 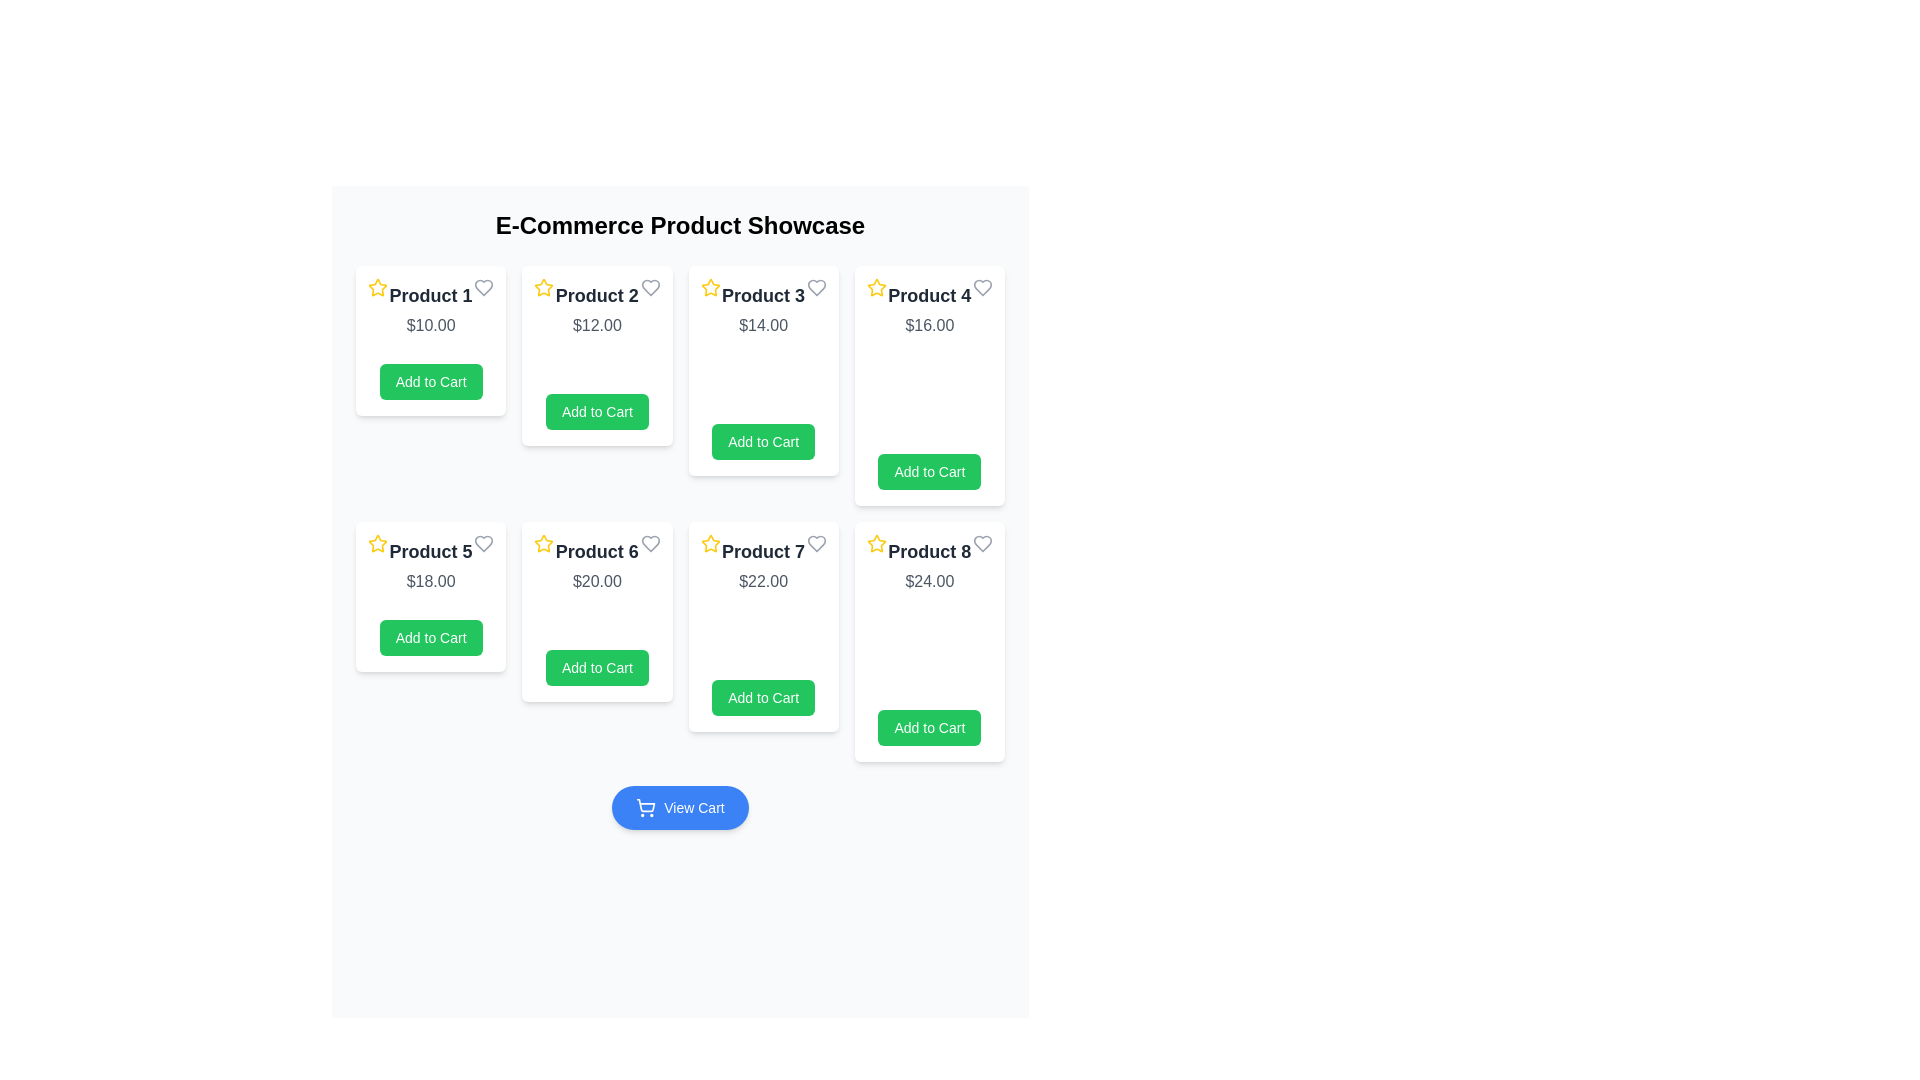 What do you see at coordinates (596, 354) in the screenshot?
I see `the 'Add to Cart' button on the second product card in the grid layout, positioned between 'Product 1' and 'Product 3'` at bounding box center [596, 354].